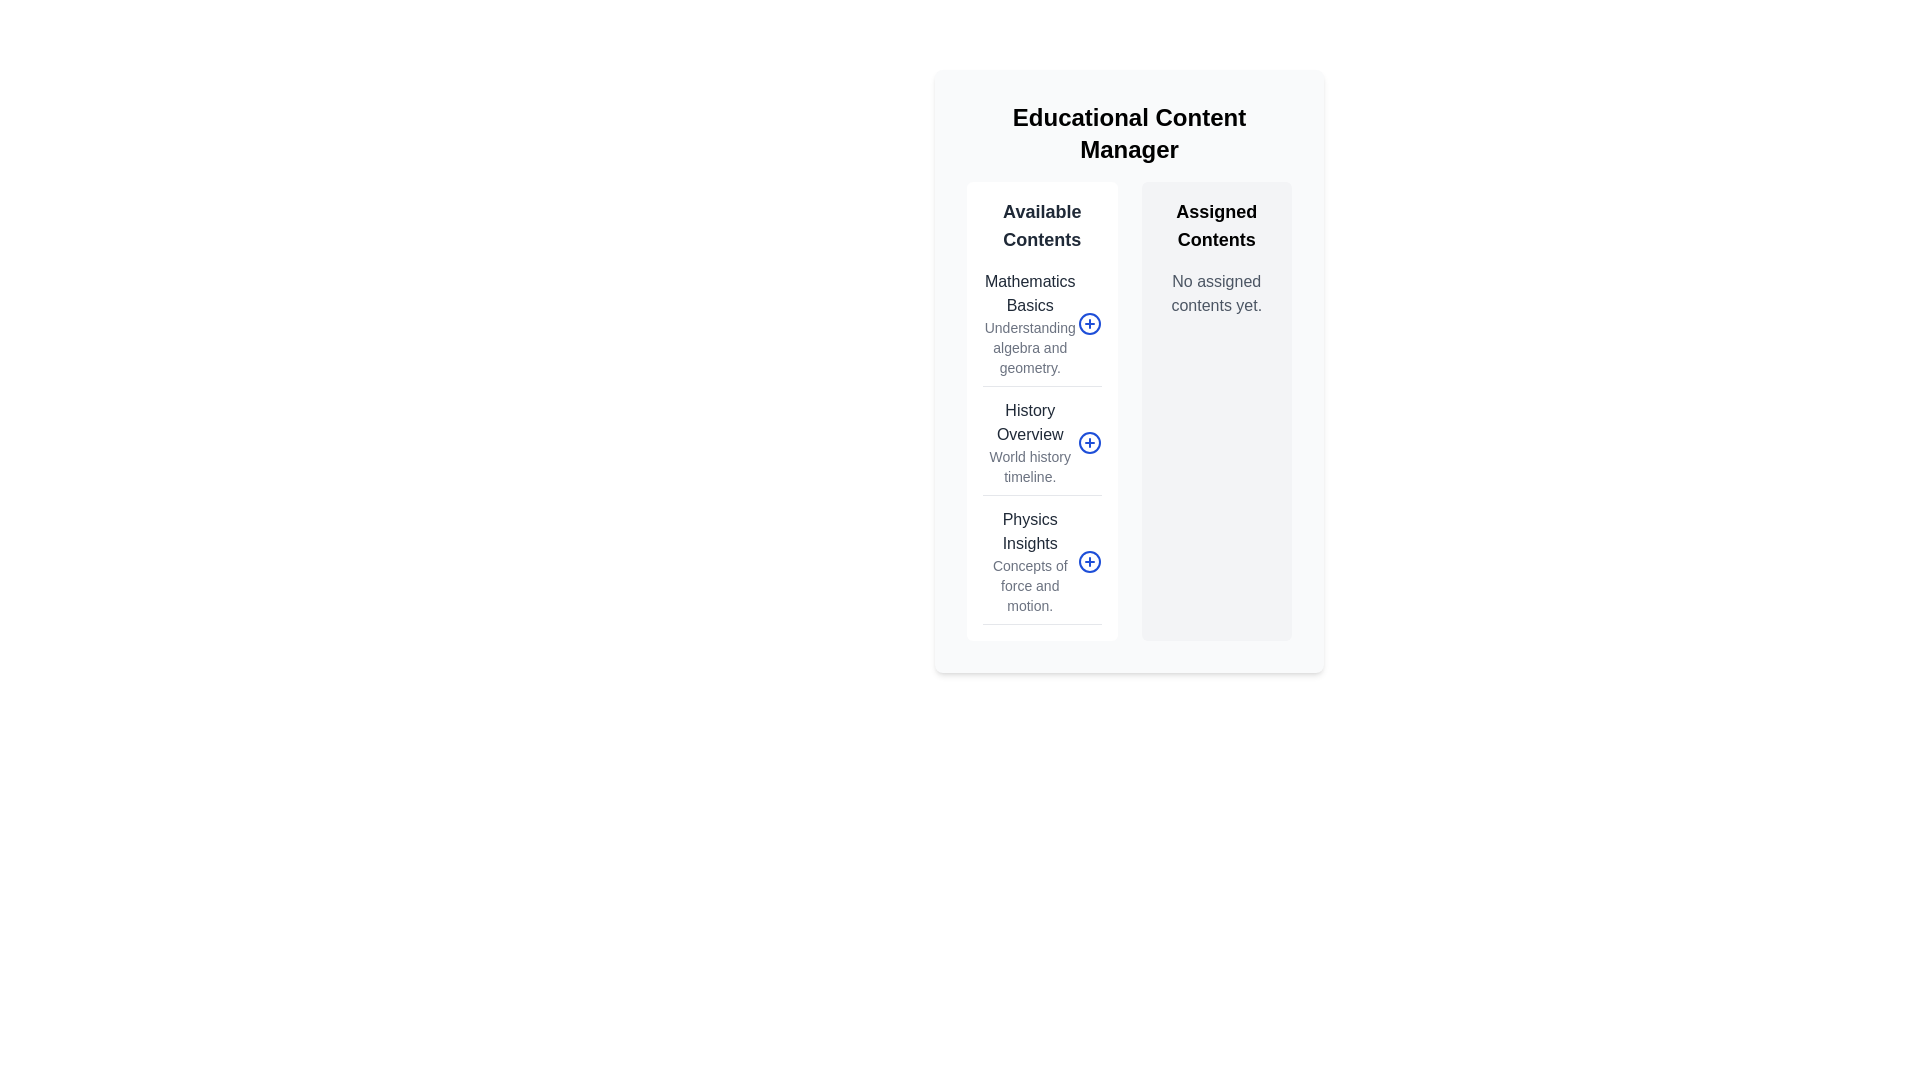 This screenshot has height=1080, width=1920. I want to click on the 'Physics Insights' text label in the 'Available Contents' list under the 'Educational Content Manager' heading, which is the third item in the list, so click(1030, 562).